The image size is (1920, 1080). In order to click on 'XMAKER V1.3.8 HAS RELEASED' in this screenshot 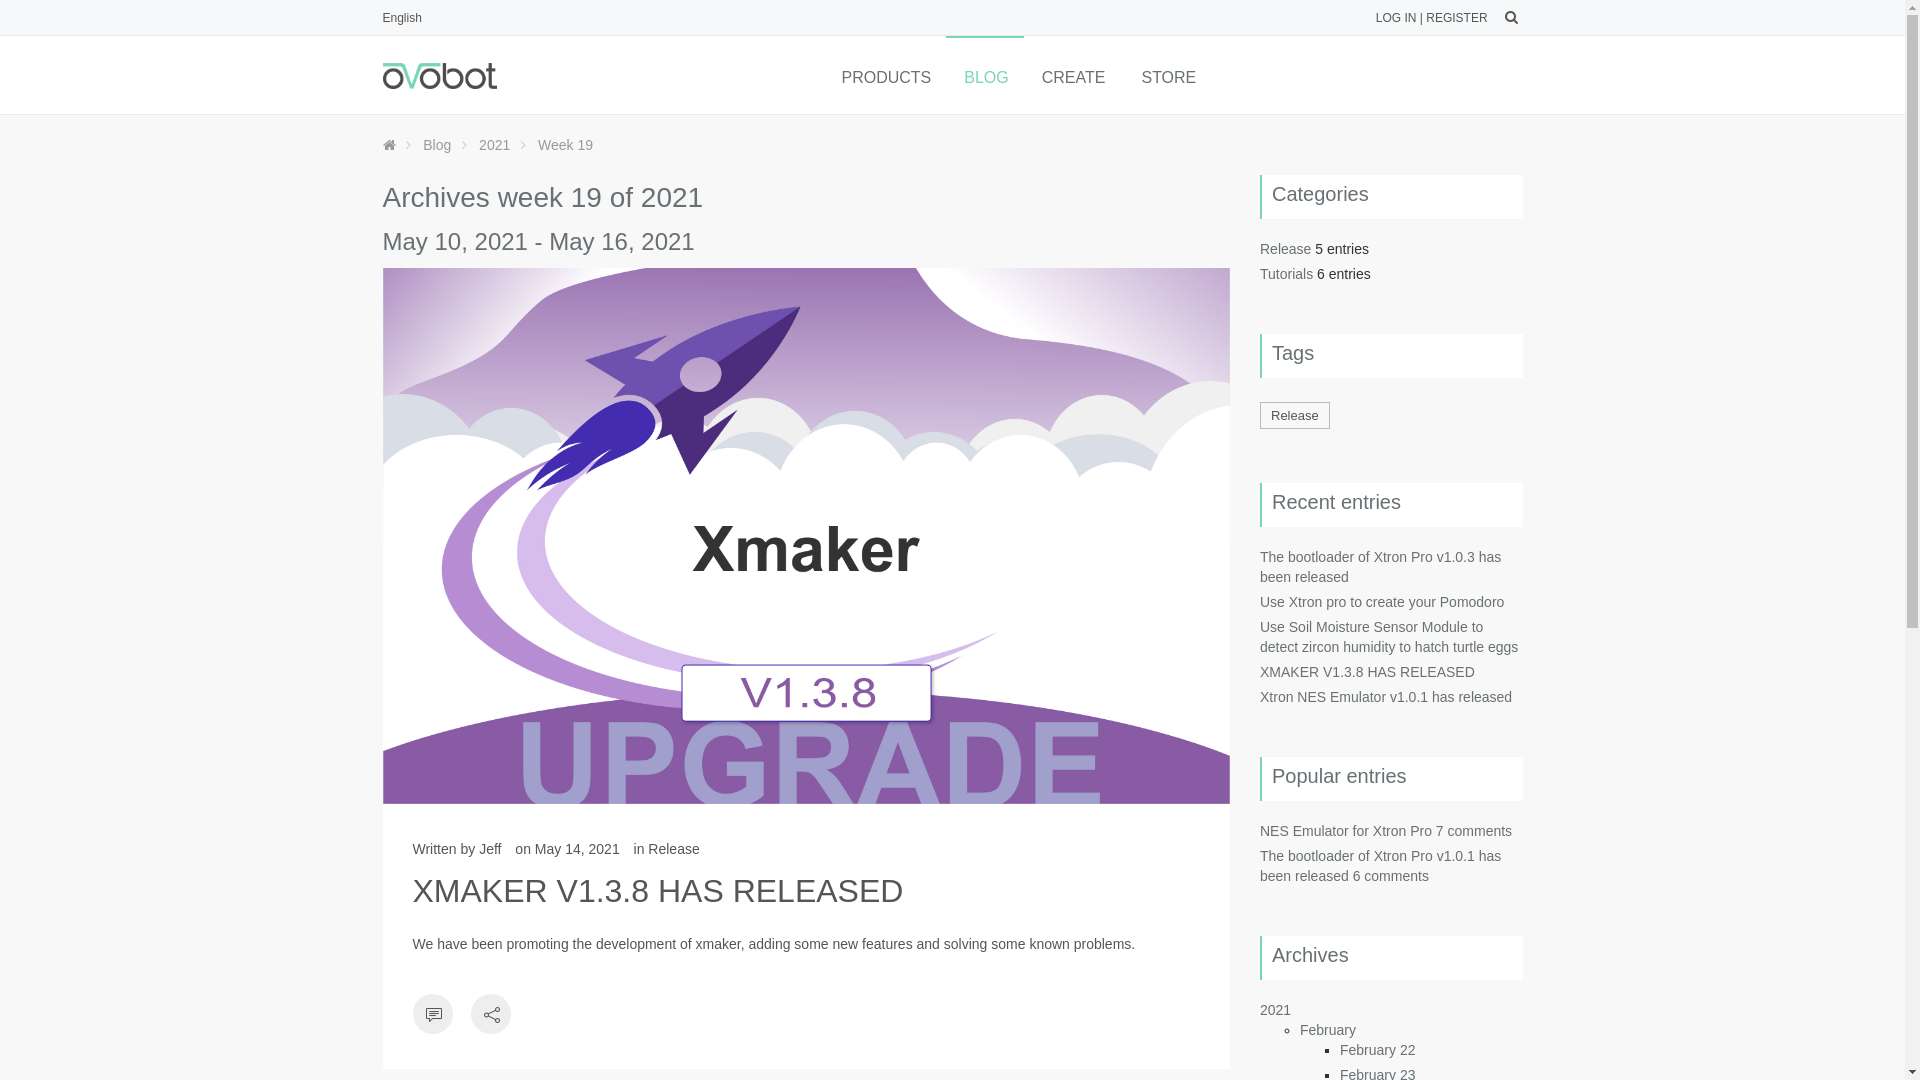, I will do `click(657, 890)`.